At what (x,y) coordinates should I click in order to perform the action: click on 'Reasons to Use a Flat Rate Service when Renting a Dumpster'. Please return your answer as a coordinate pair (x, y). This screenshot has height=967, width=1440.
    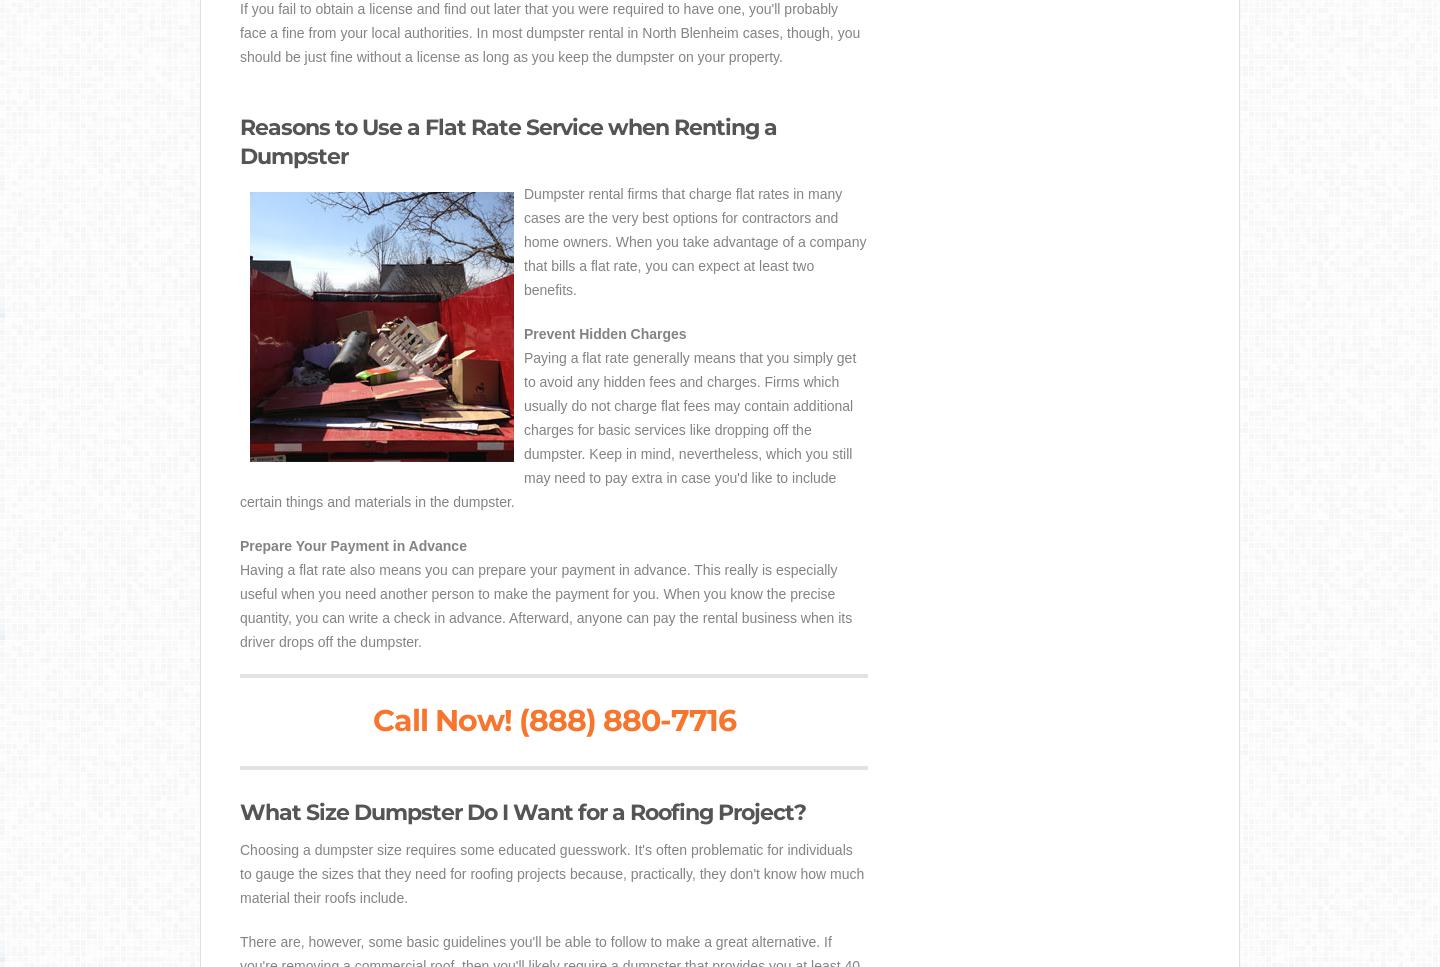
    Looking at the image, I should click on (507, 140).